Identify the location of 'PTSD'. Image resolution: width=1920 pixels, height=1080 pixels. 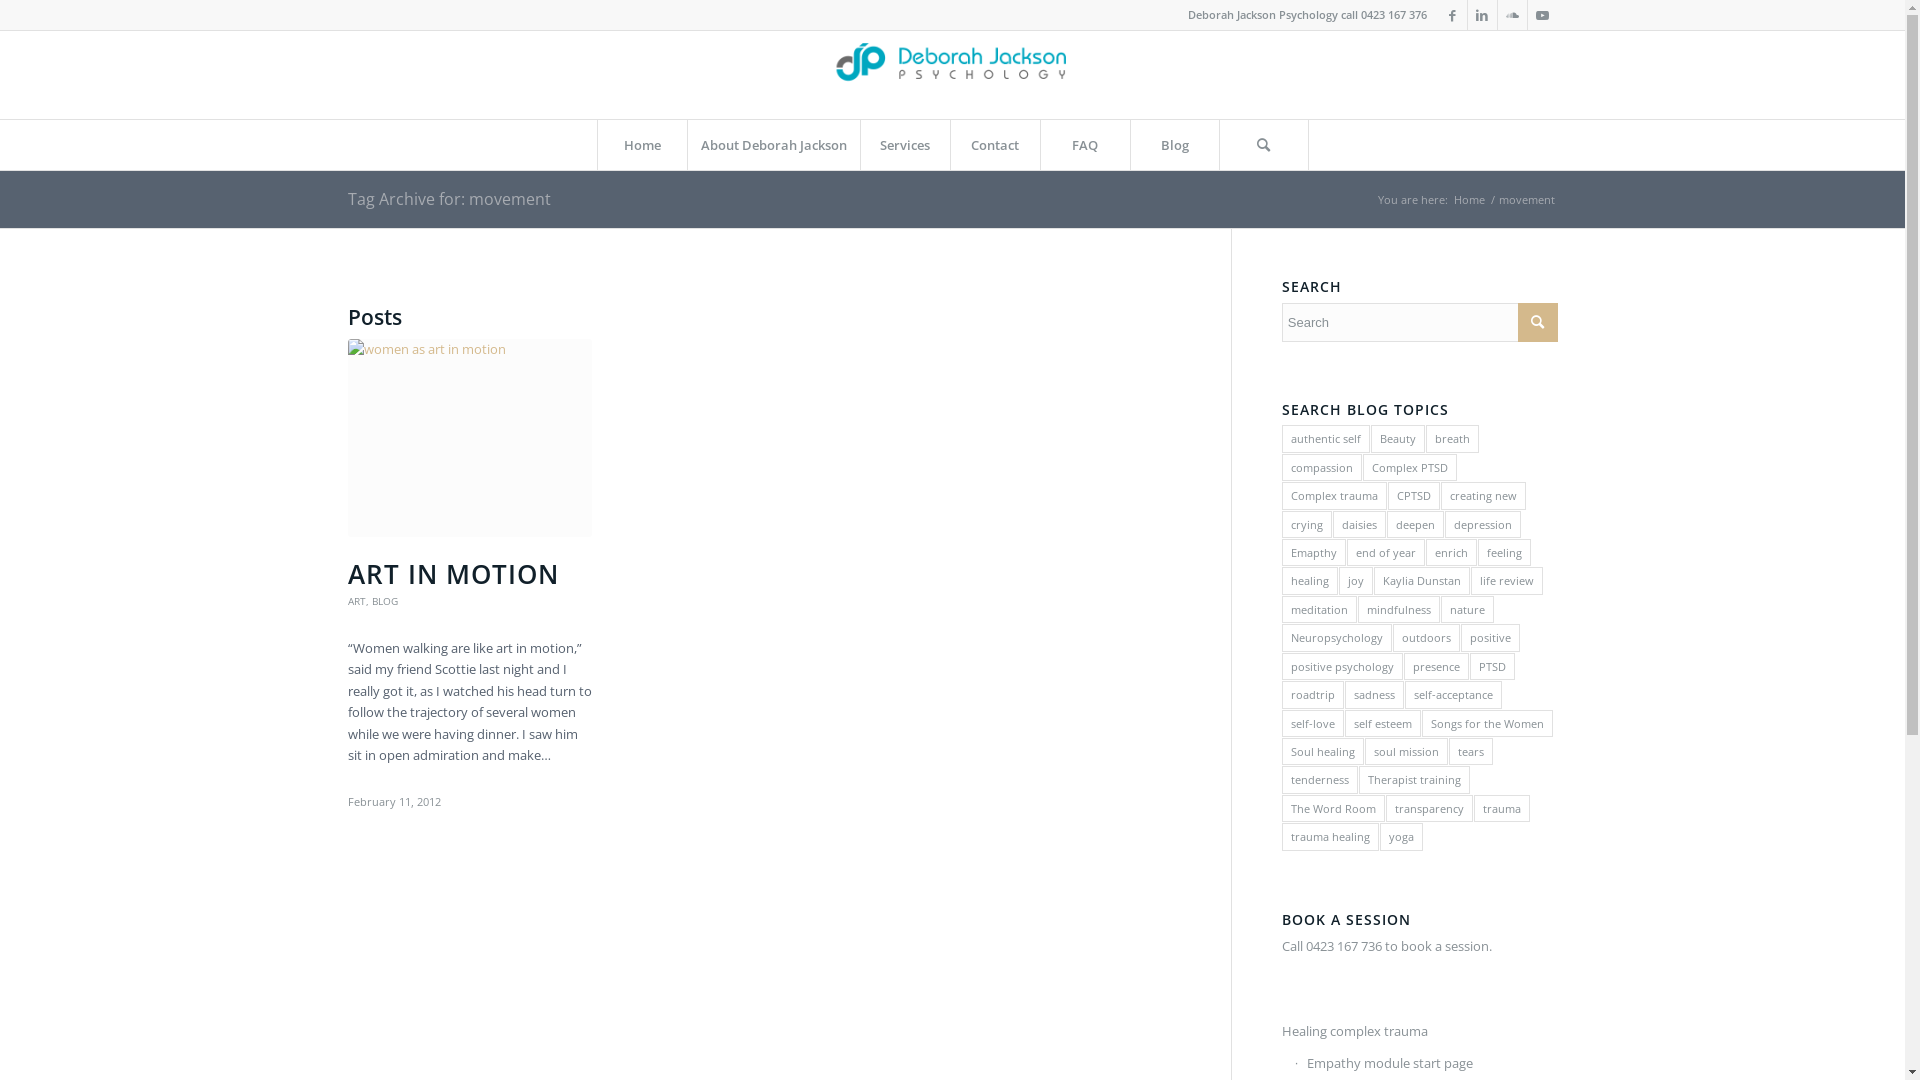
(1492, 666).